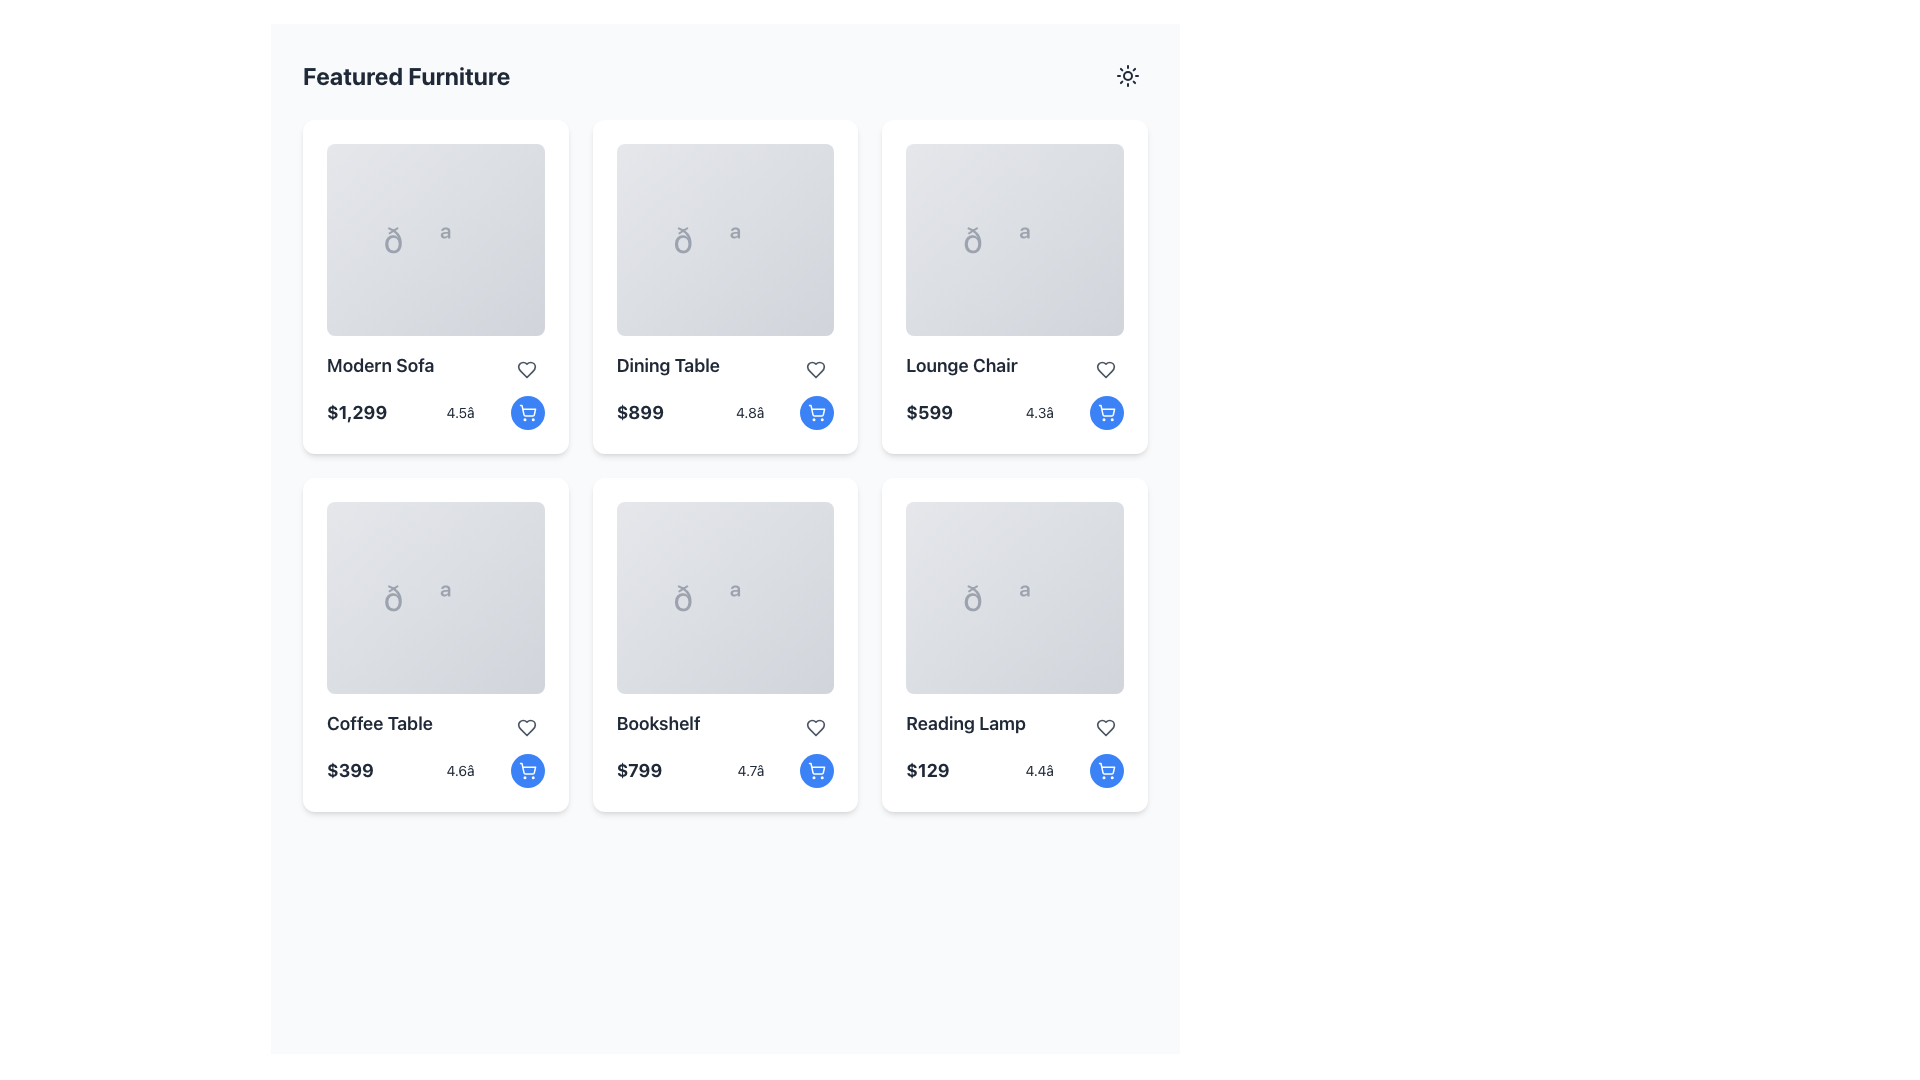 The width and height of the screenshot is (1920, 1080). What do you see at coordinates (527, 770) in the screenshot?
I see `the shopping cart button with a blue circular background located at the bottom-right corner of the 'Coffee Table' card` at bounding box center [527, 770].